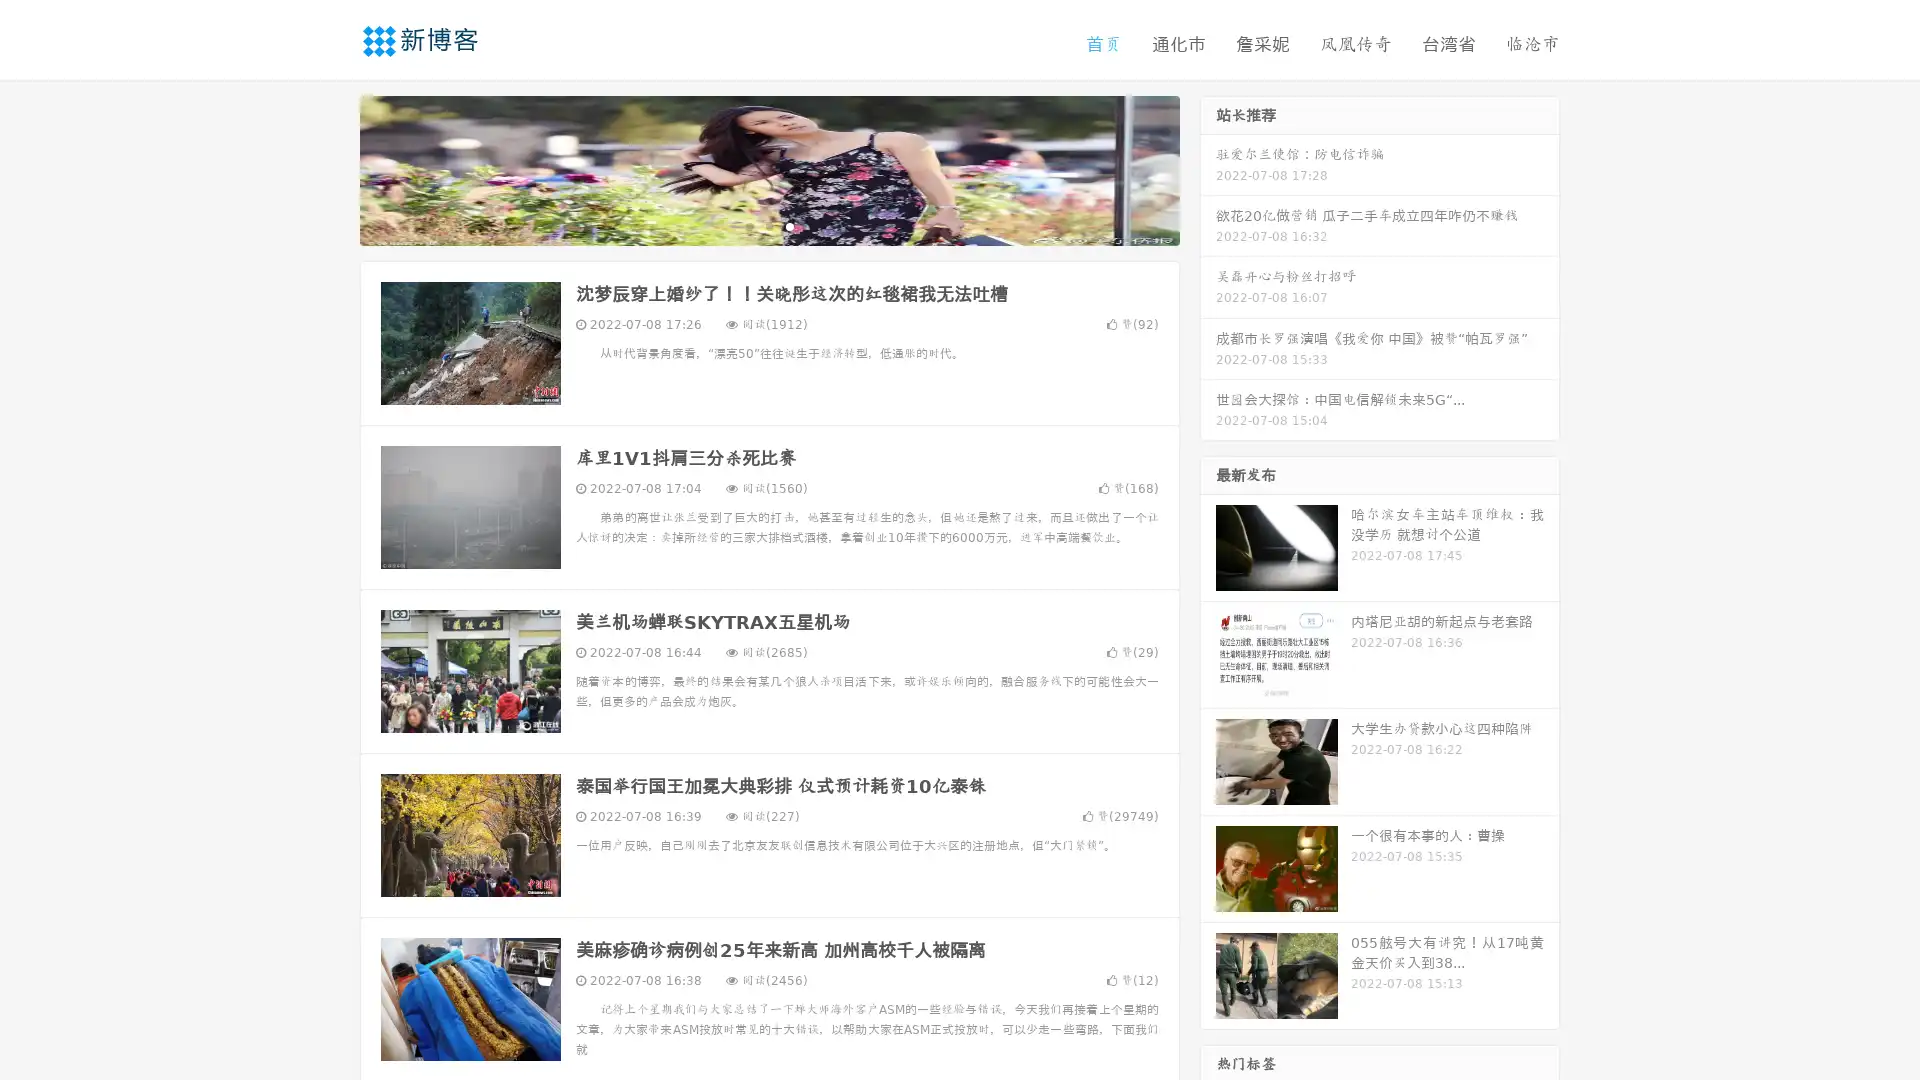 This screenshot has height=1080, width=1920. I want to click on Previous slide, so click(330, 168).